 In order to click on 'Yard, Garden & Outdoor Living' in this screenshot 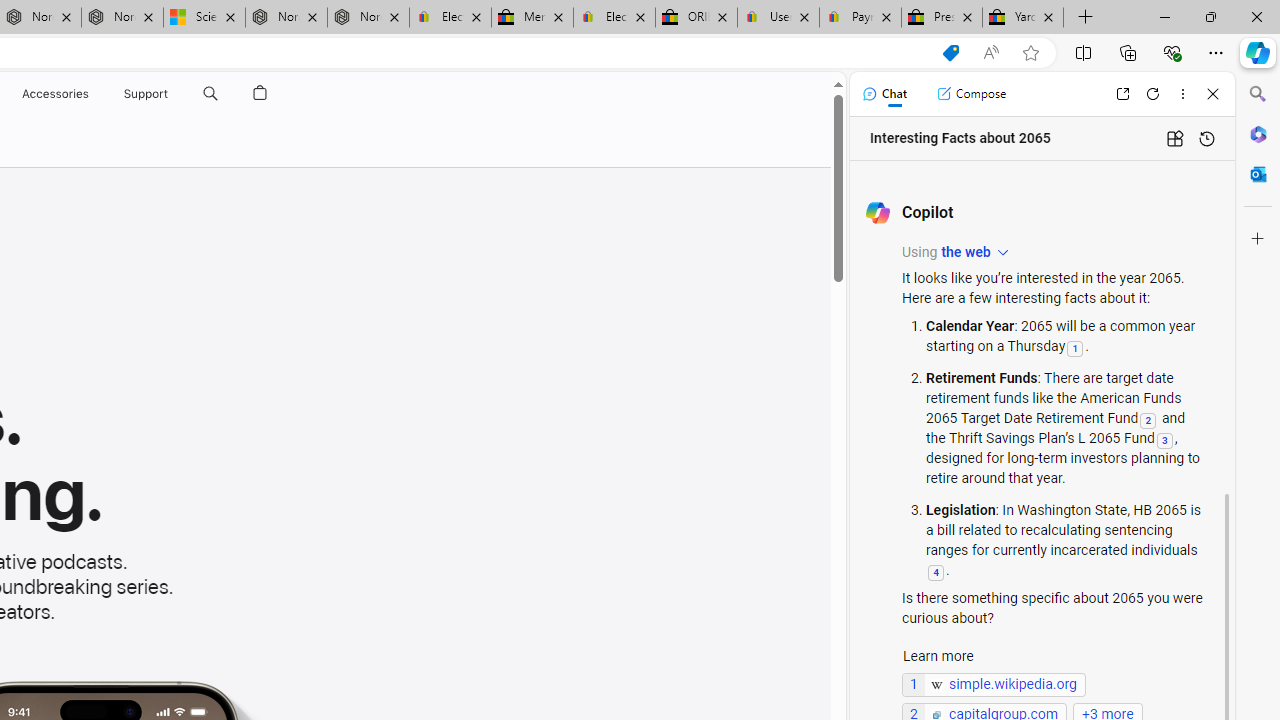, I will do `click(1023, 17)`.